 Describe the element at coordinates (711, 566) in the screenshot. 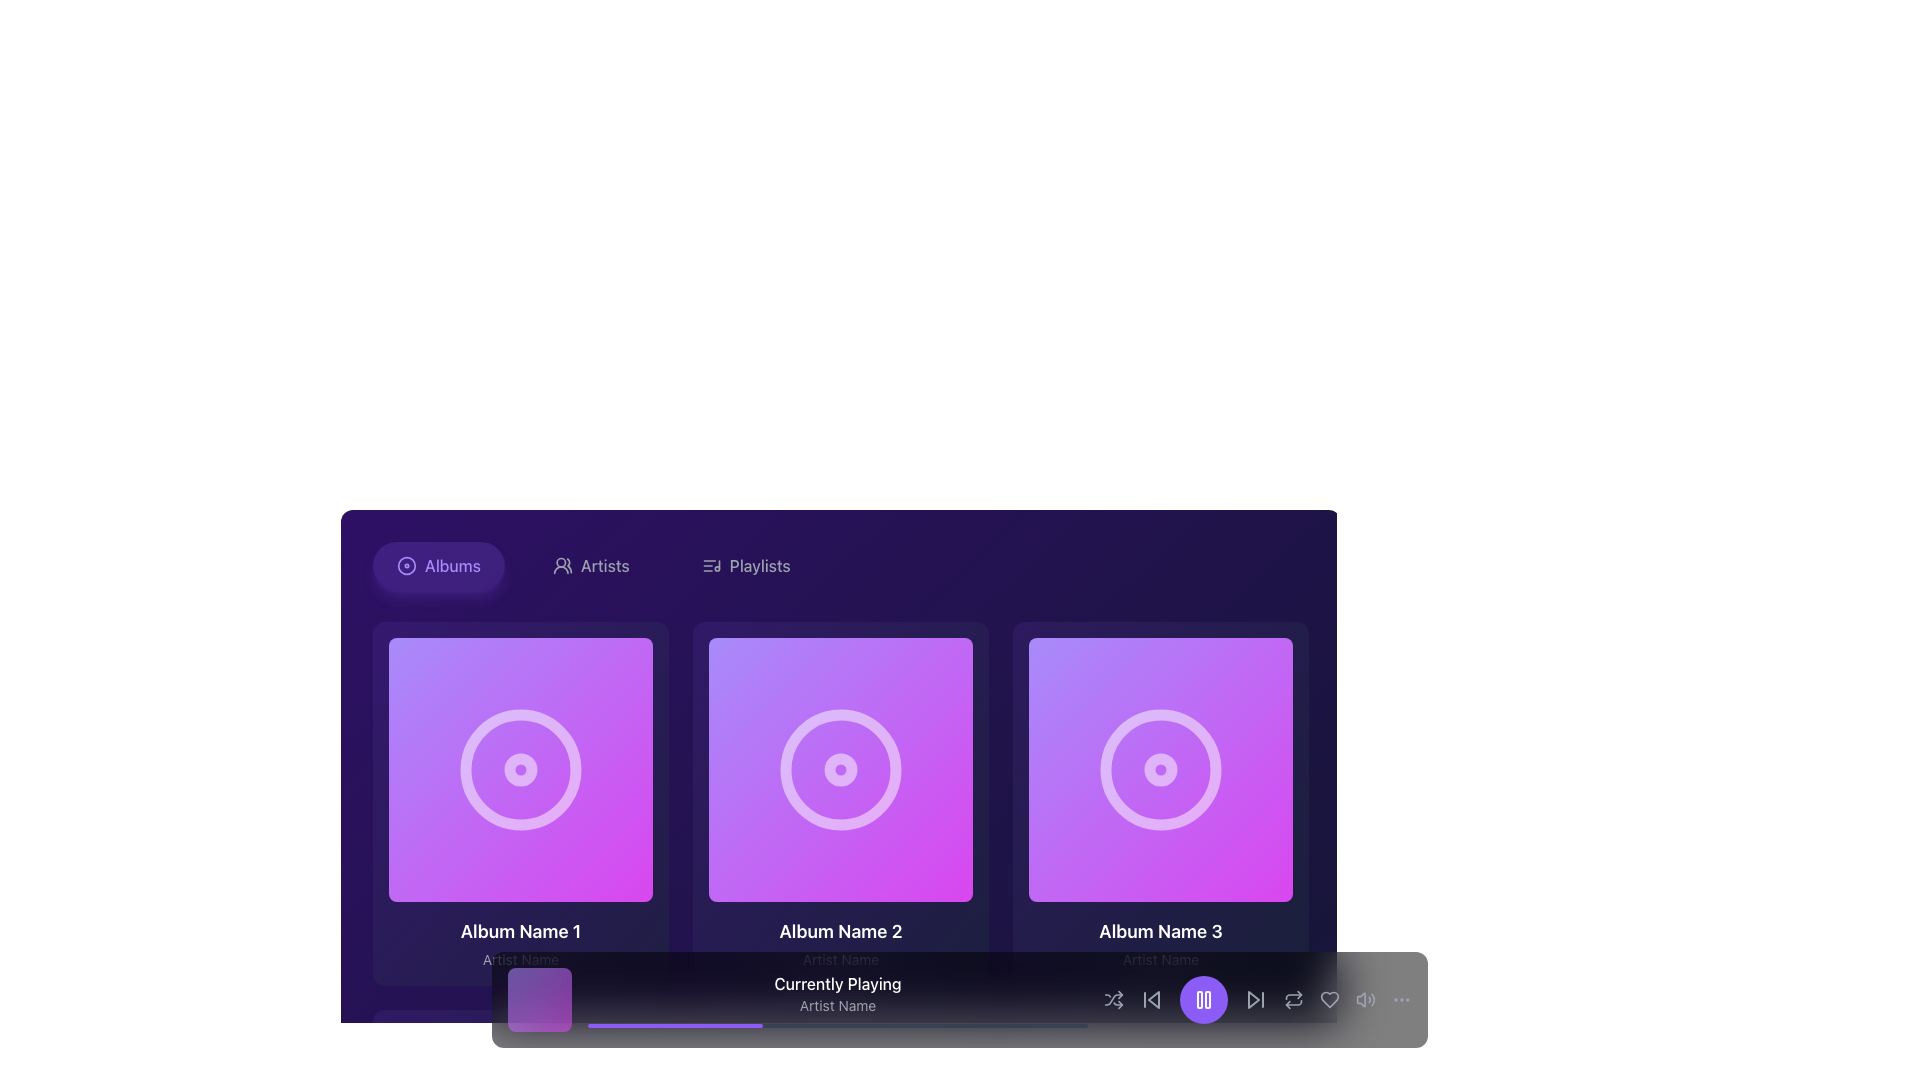

I see `the icon resembling a list with a musical note, located within the 'Playlists' button for informational purposes` at that location.